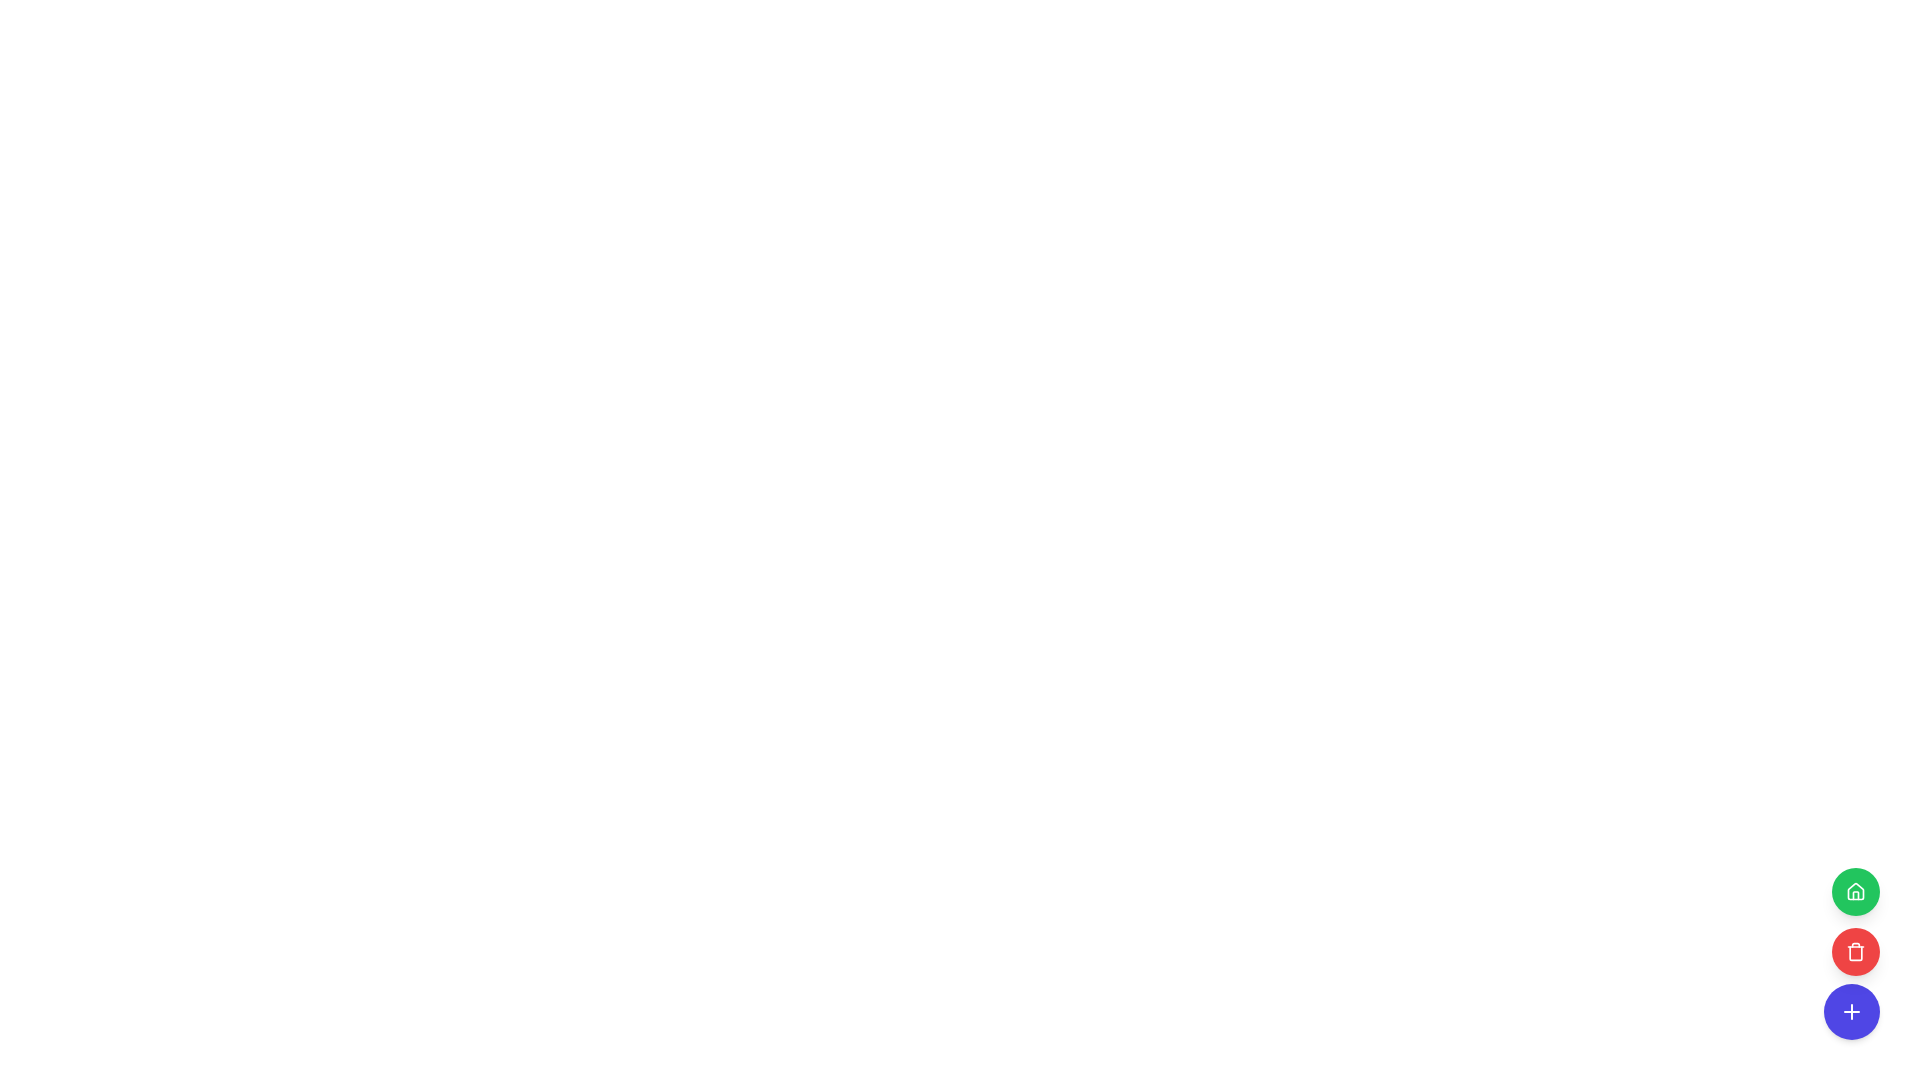 The width and height of the screenshot is (1920, 1080). I want to click on the circular blue button with a white plus sign symbol, located at the bottom of a vertical stack of icons on the right edge of the interface, so click(1851, 1011).